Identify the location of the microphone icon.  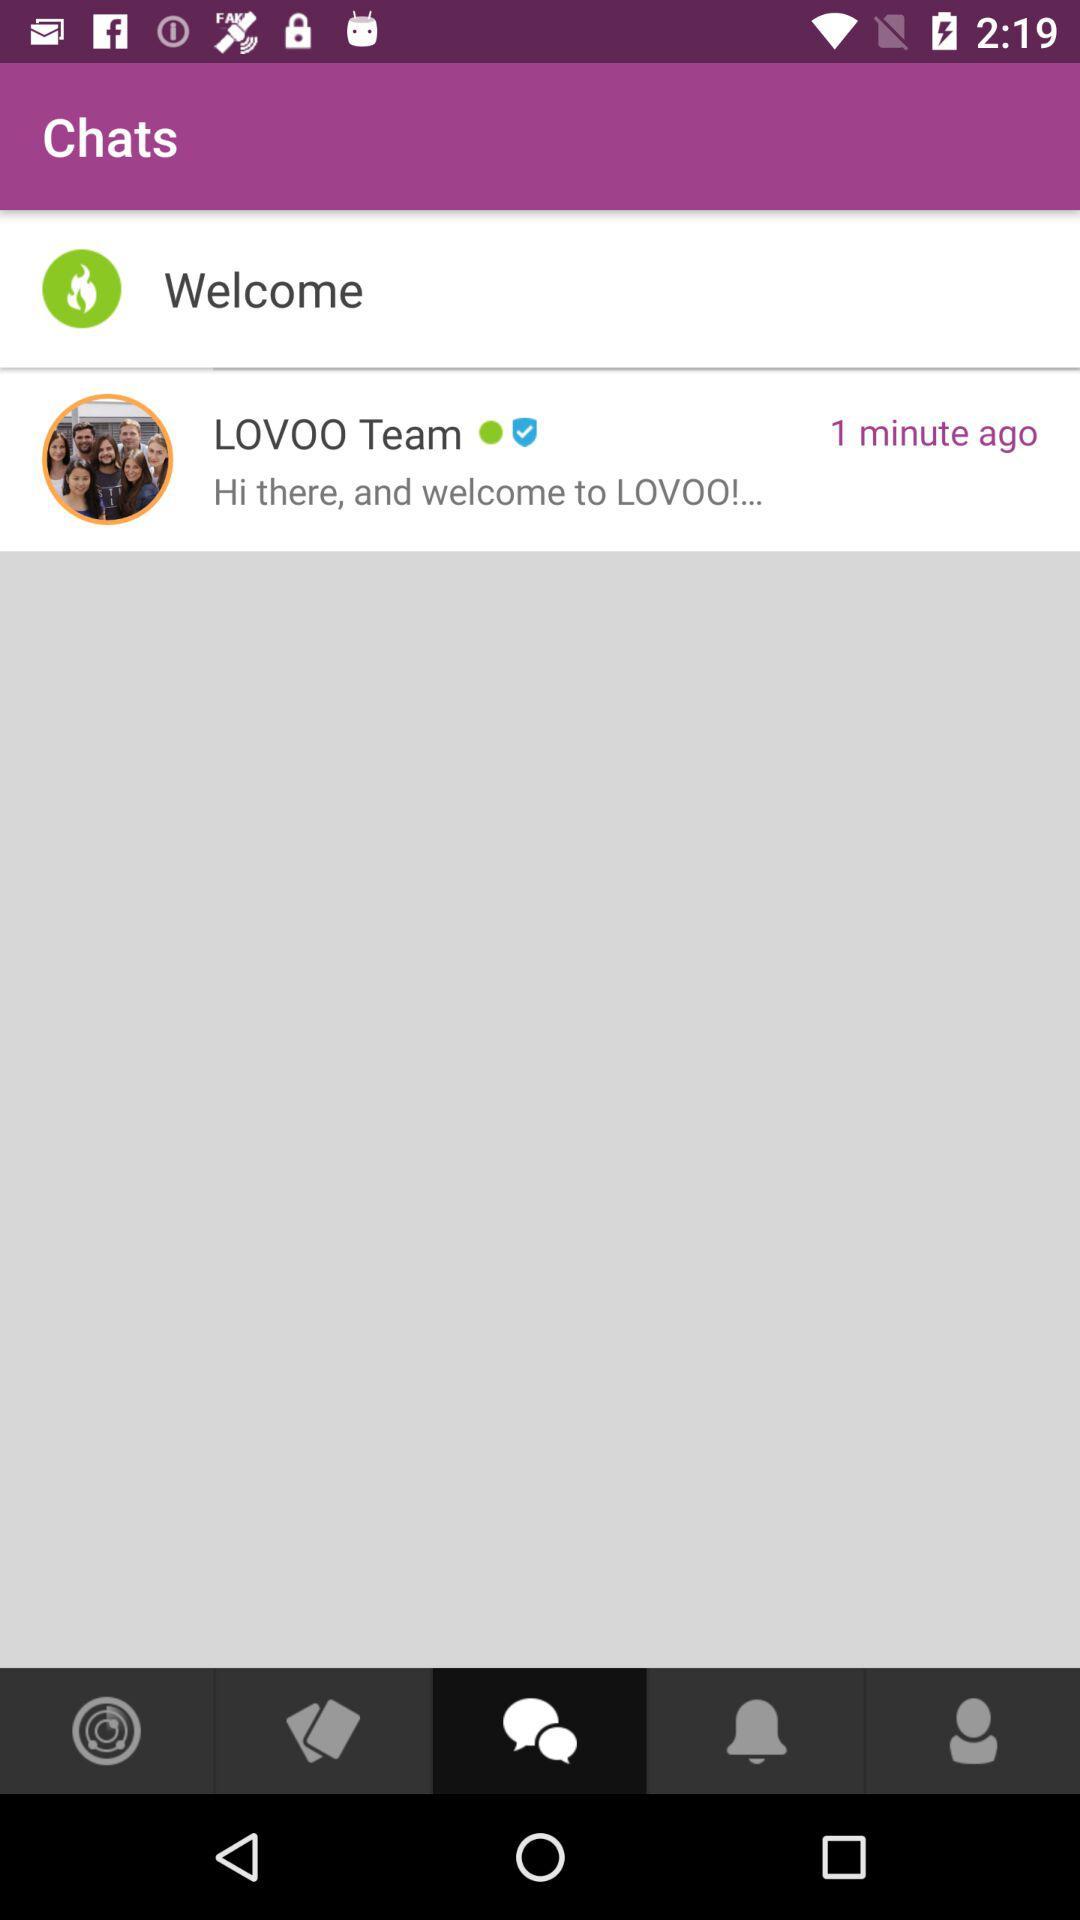
(972, 1730).